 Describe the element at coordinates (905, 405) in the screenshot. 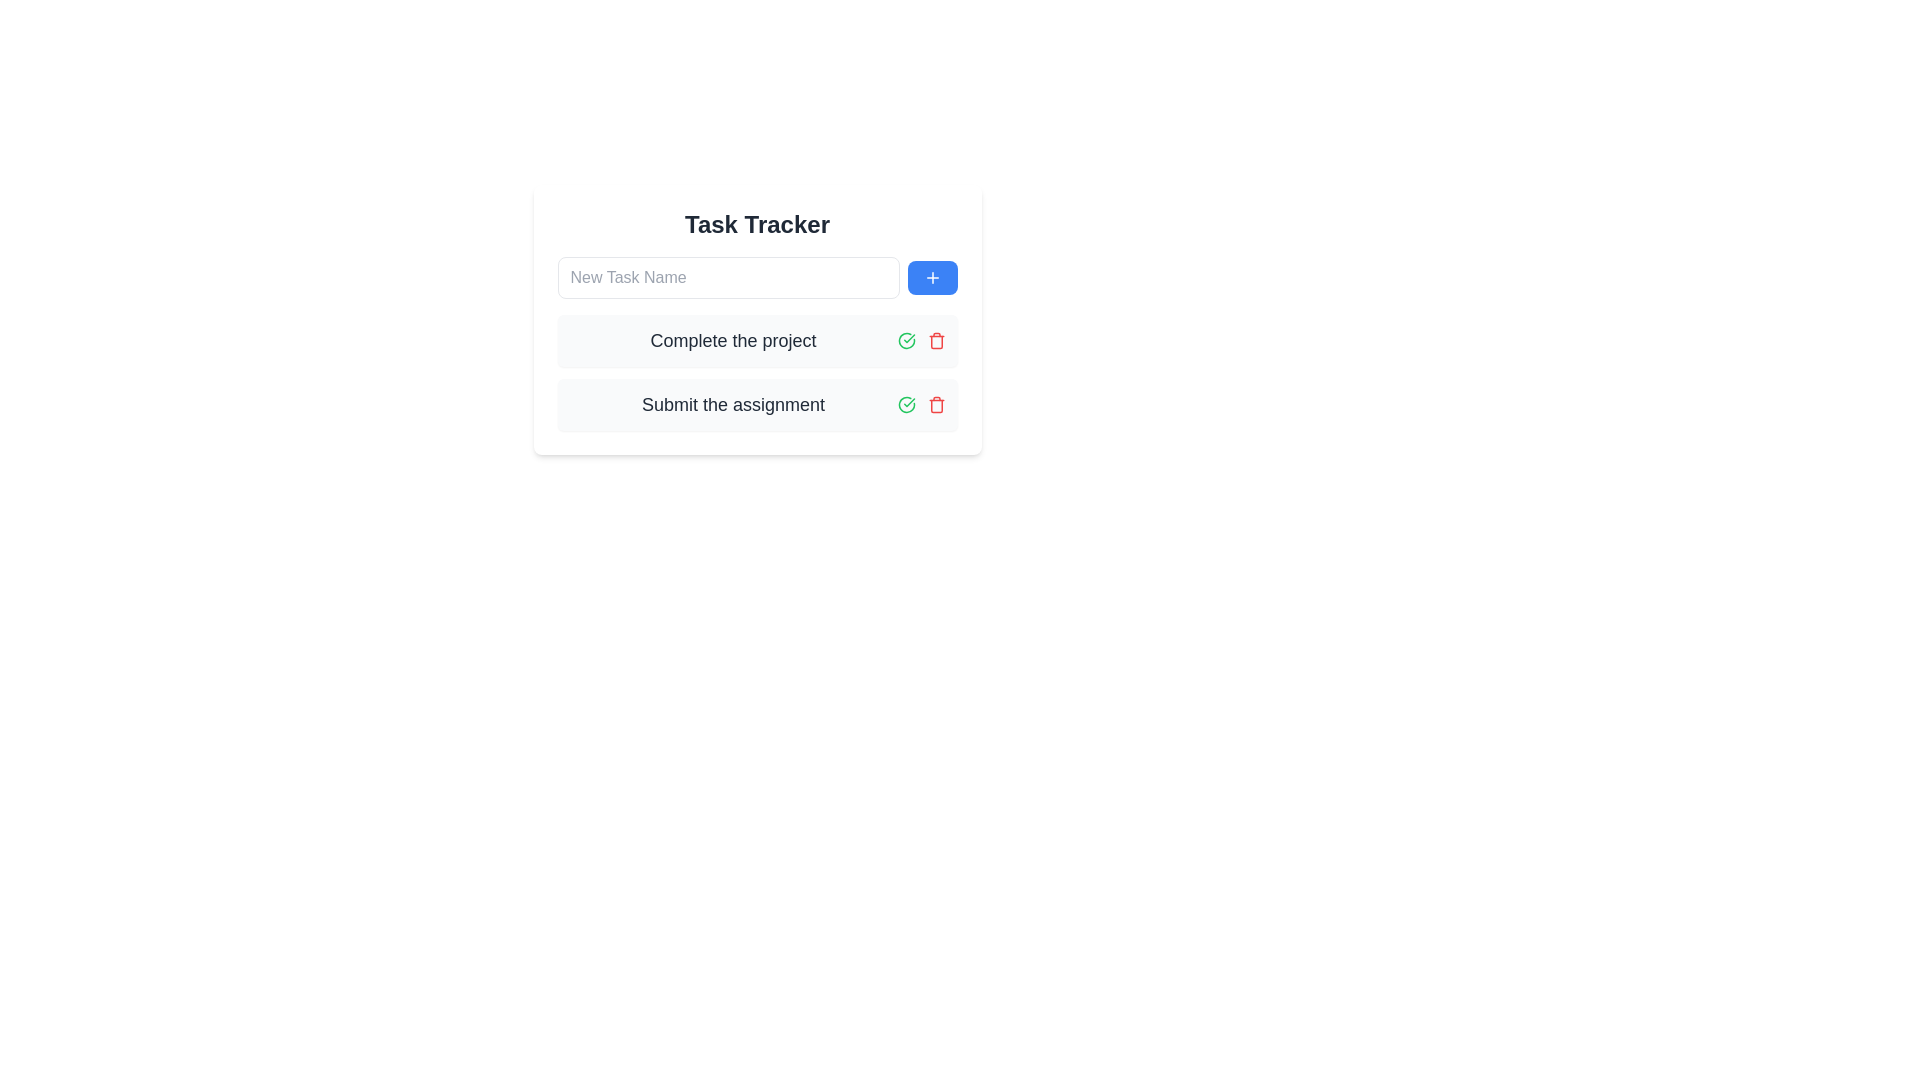

I see `the interactive icon located to the right of the text 'Complete the project' to mark the task as completed` at that location.